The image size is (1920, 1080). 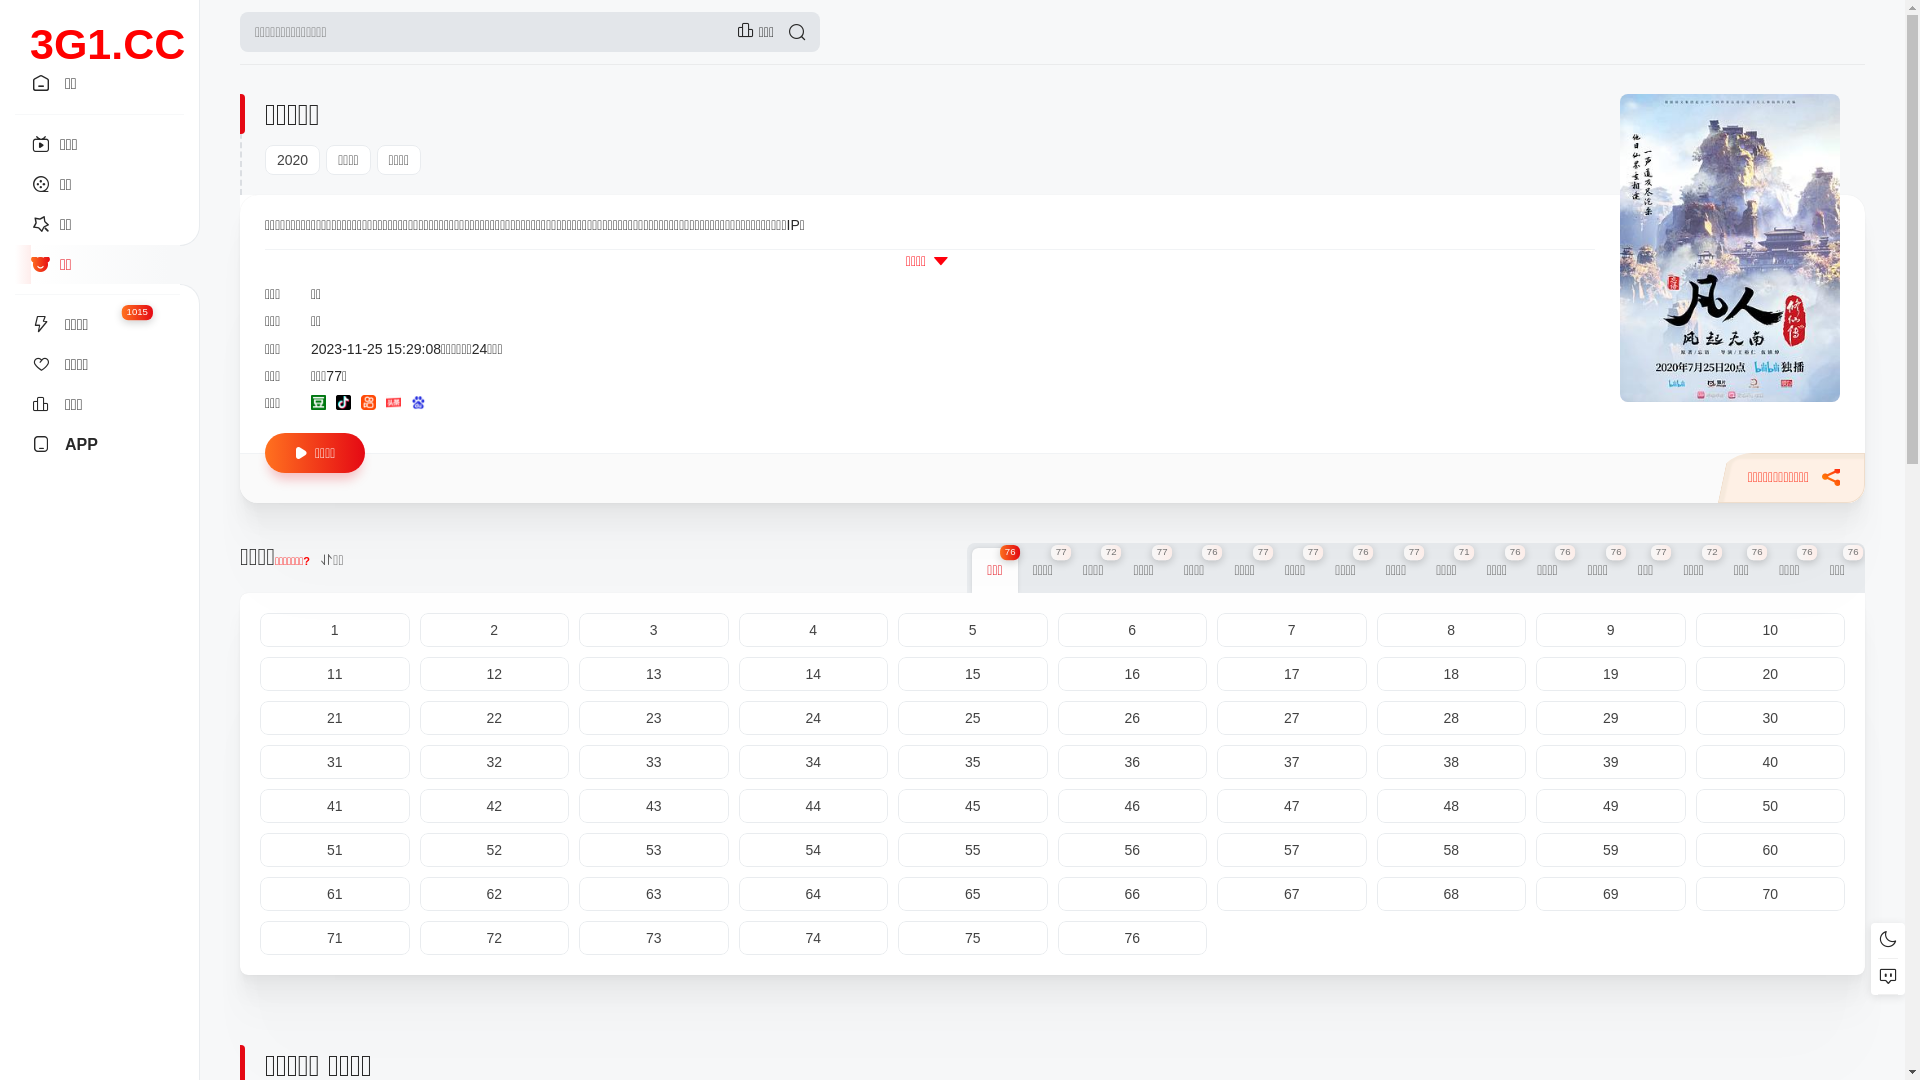 What do you see at coordinates (1132, 805) in the screenshot?
I see `'46'` at bounding box center [1132, 805].